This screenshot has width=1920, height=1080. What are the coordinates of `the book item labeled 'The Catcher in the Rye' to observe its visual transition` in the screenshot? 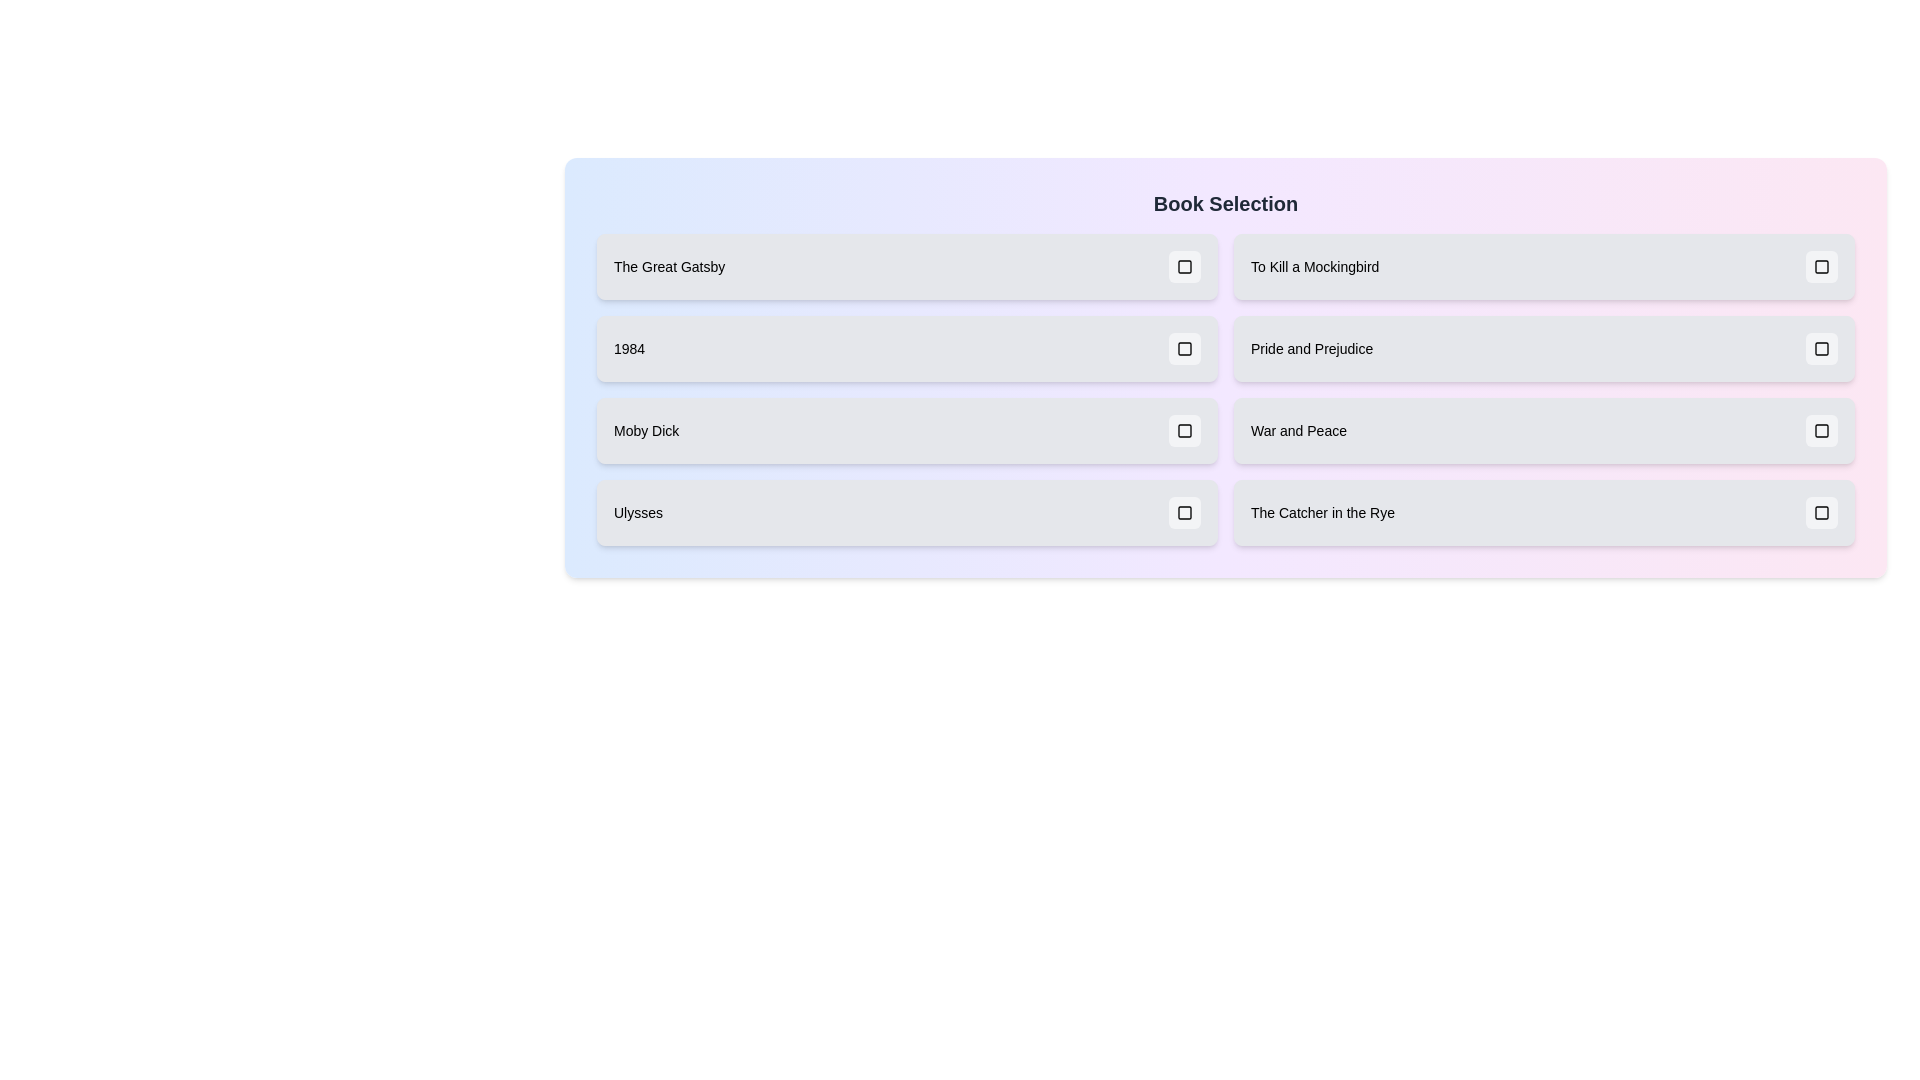 It's located at (1543, 512).